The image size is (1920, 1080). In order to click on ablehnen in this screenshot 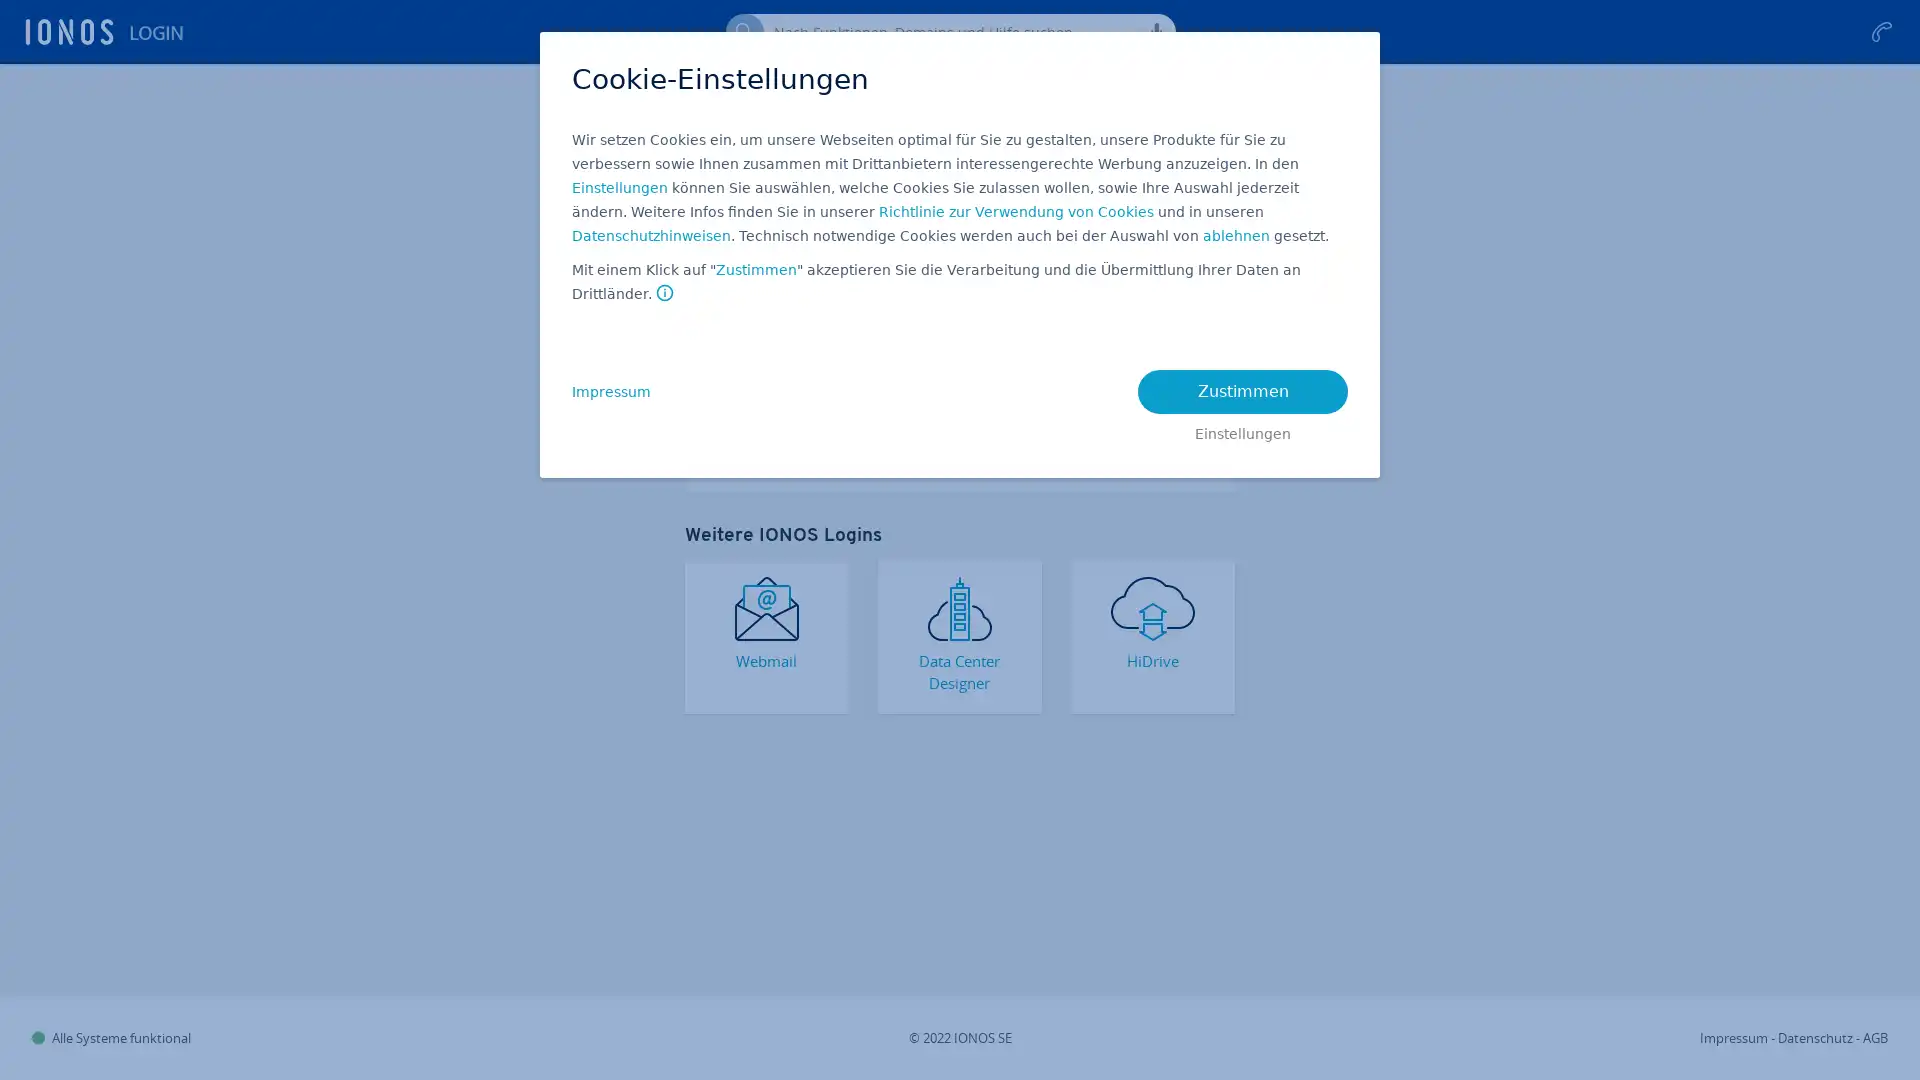, I will do `click(1235, 235)`.